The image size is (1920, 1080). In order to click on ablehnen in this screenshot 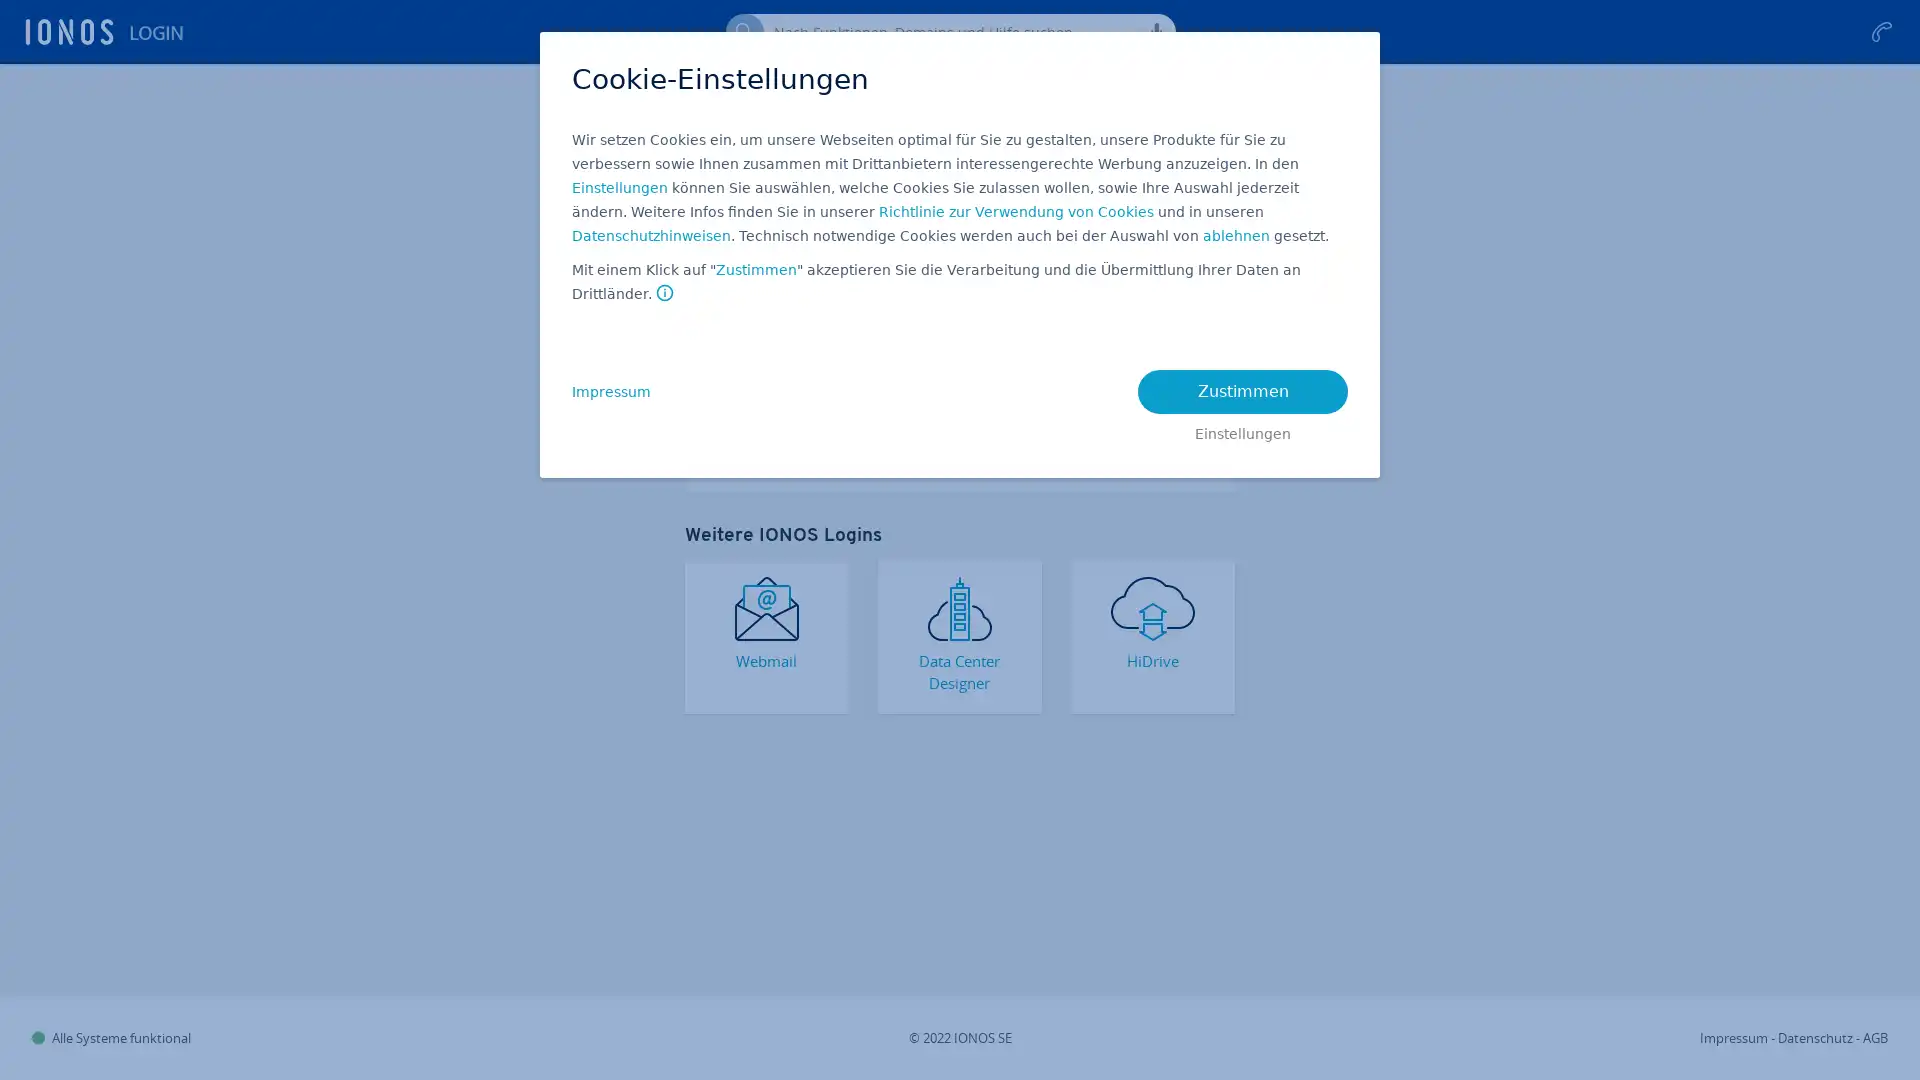, I will do `click(1235, 235)`.